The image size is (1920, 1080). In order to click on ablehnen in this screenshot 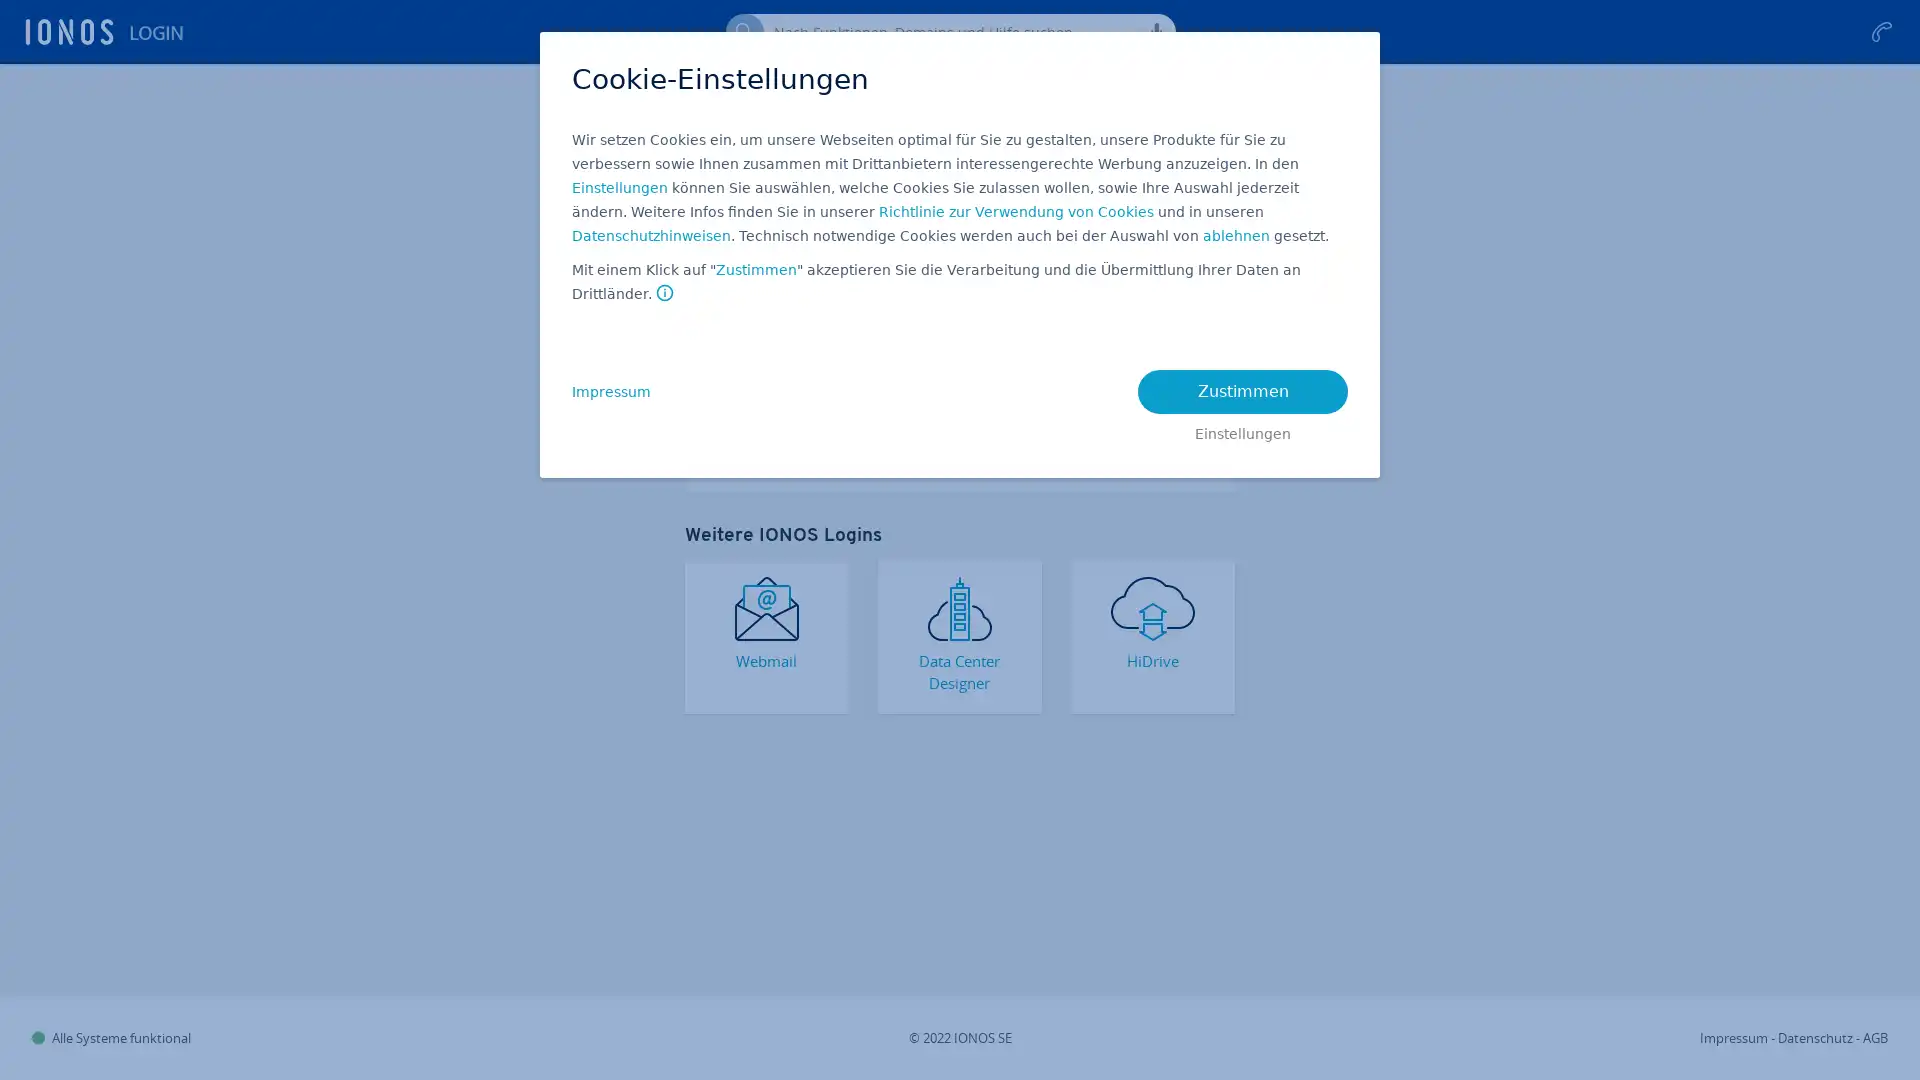, I will do `click(1235, 235)`.